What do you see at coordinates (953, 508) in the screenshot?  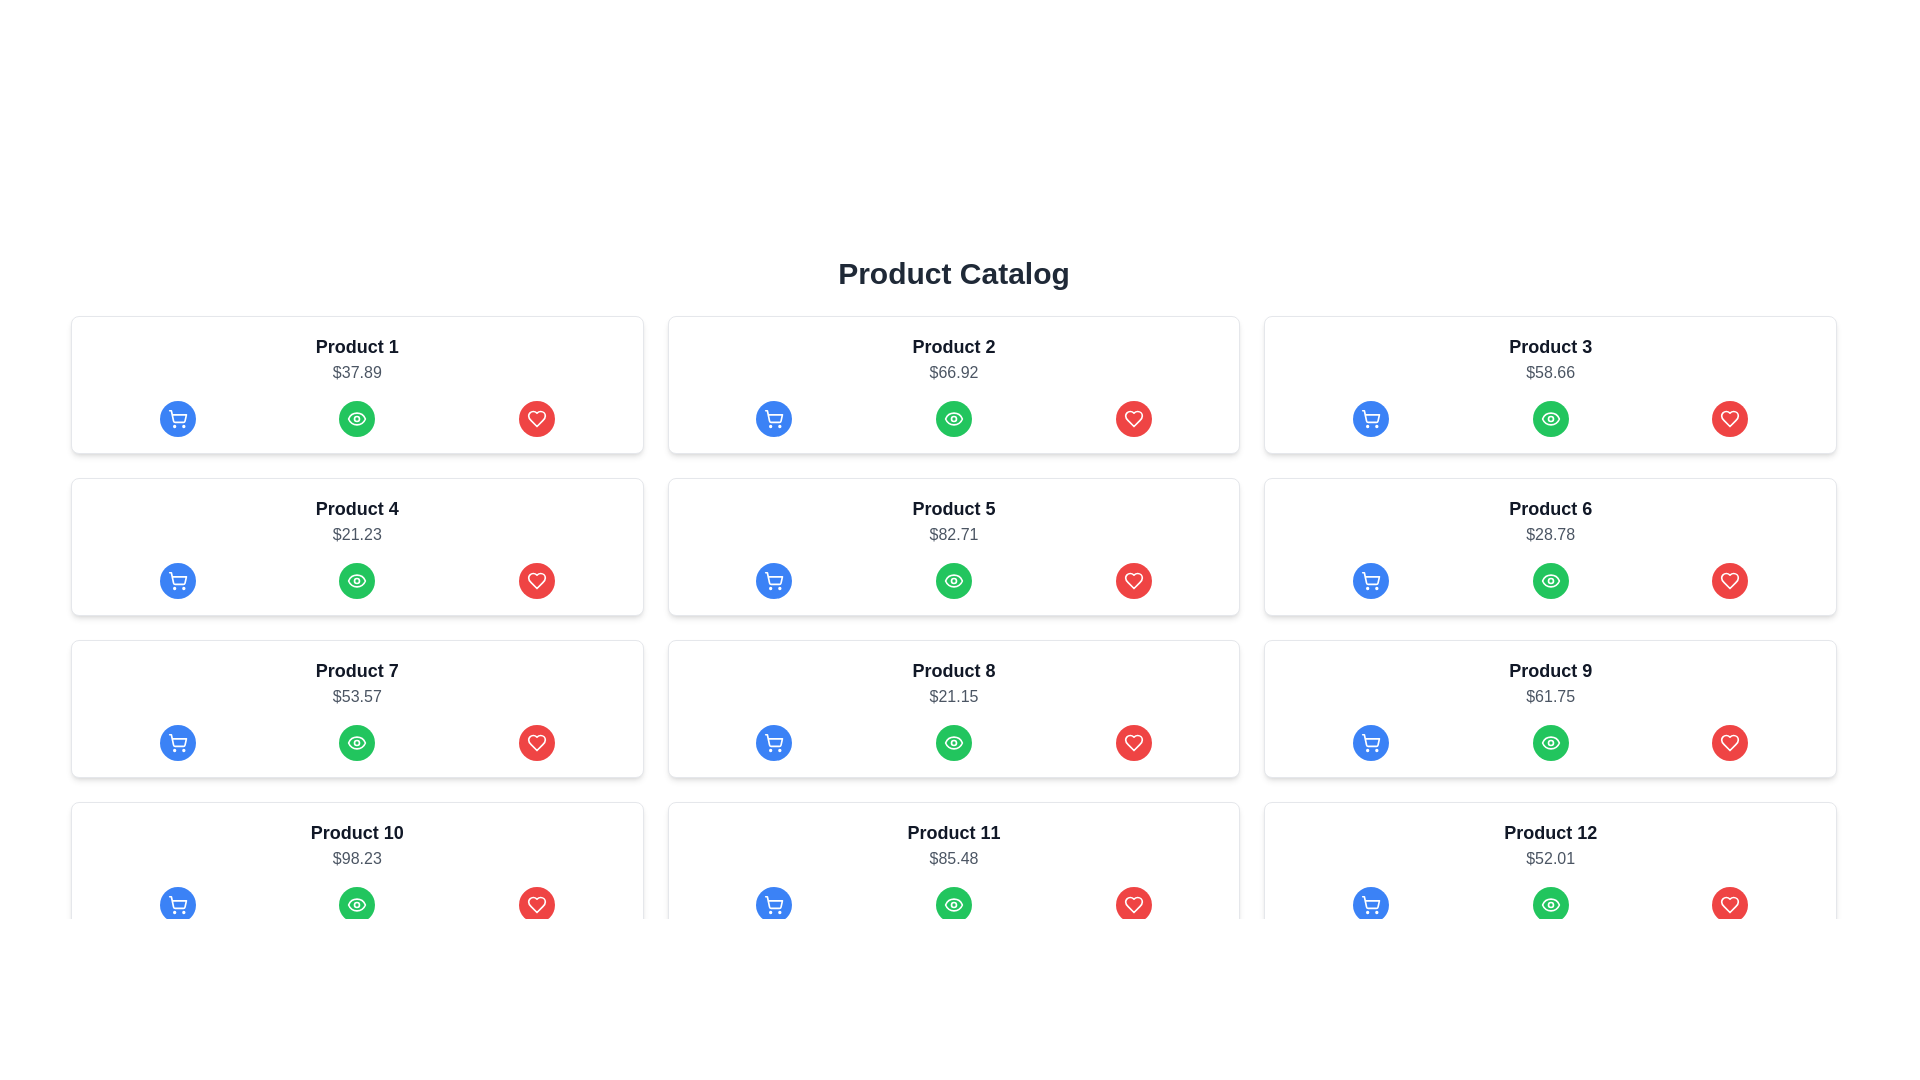 I see `the text label displaying 'Product 5' which is part of a product card layout in the third row and third column of the grid` at bounding box center [953, 508].